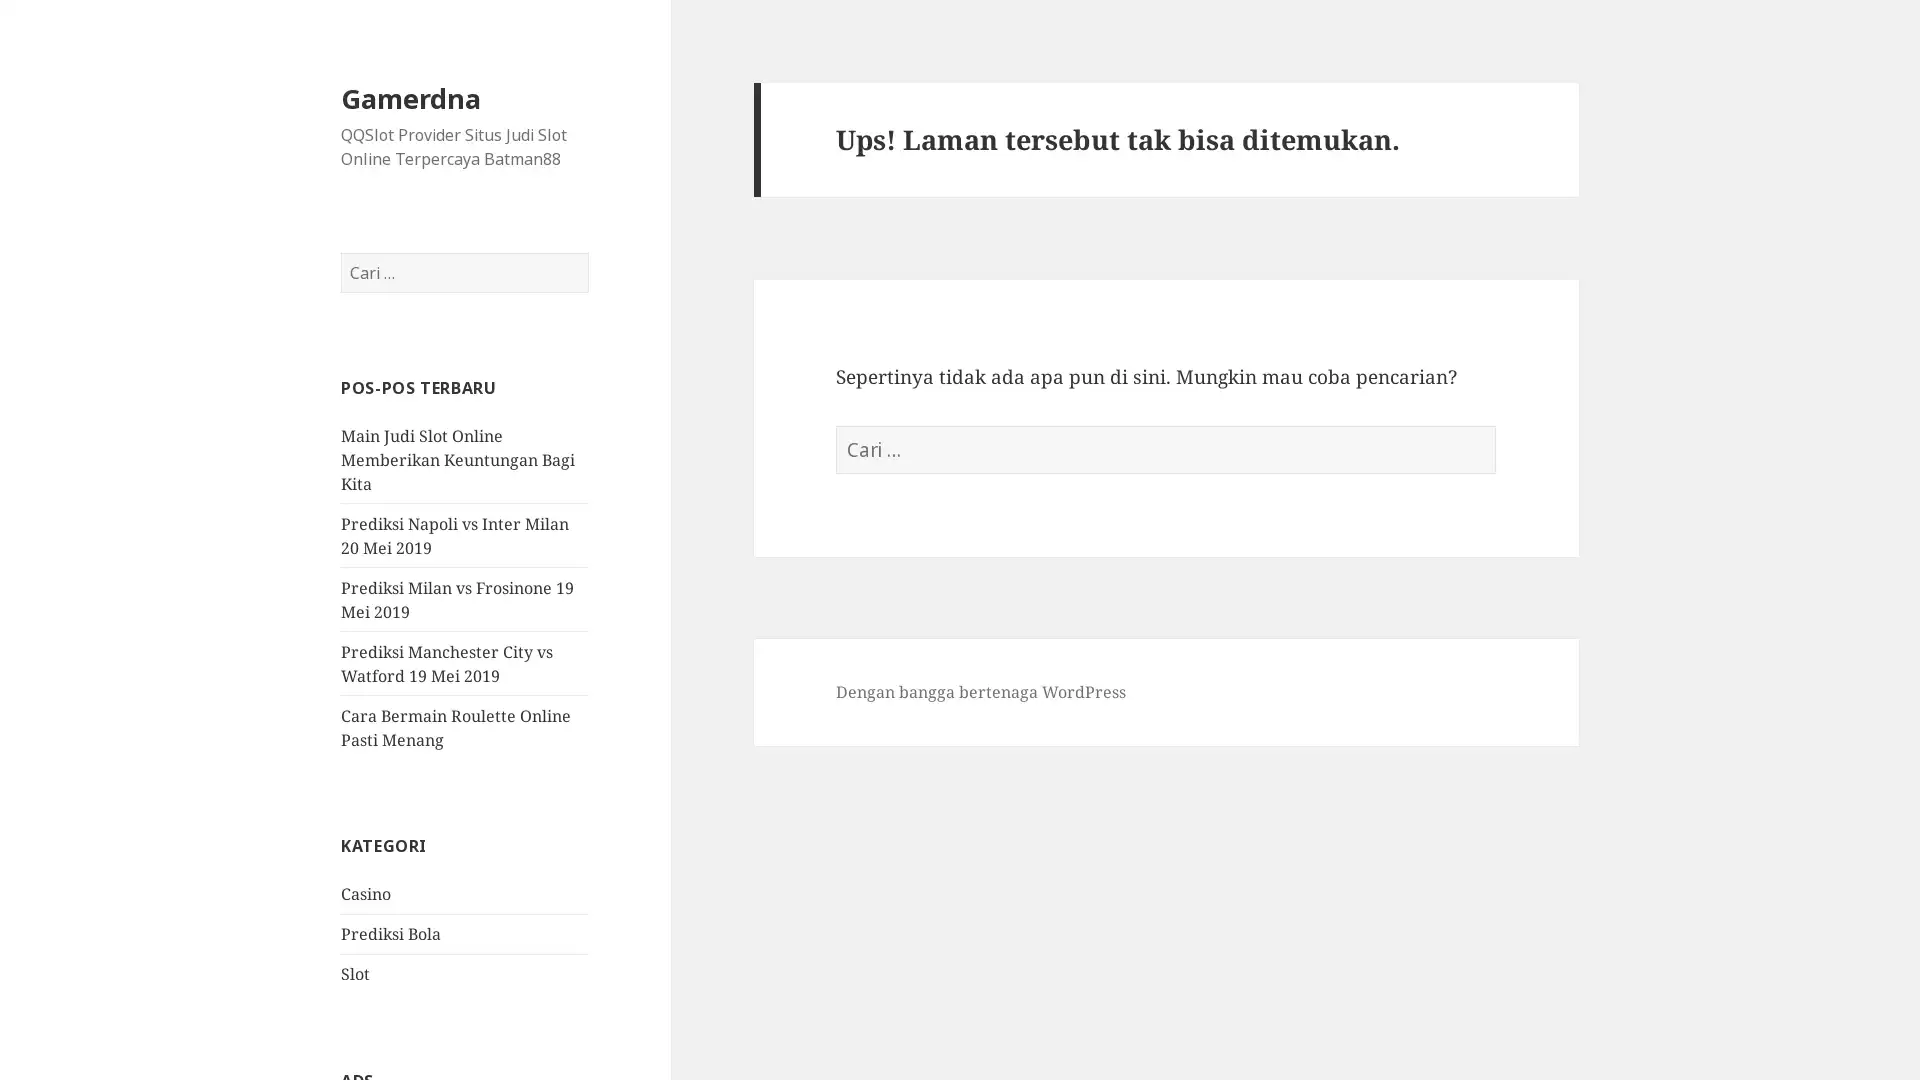 Image resolution: width=1920 pixels, height=1080 pixels. What do you see at coordinates (1496, 425) in the screenshot?
I see `Cari` at bounding box center [1496, 425].